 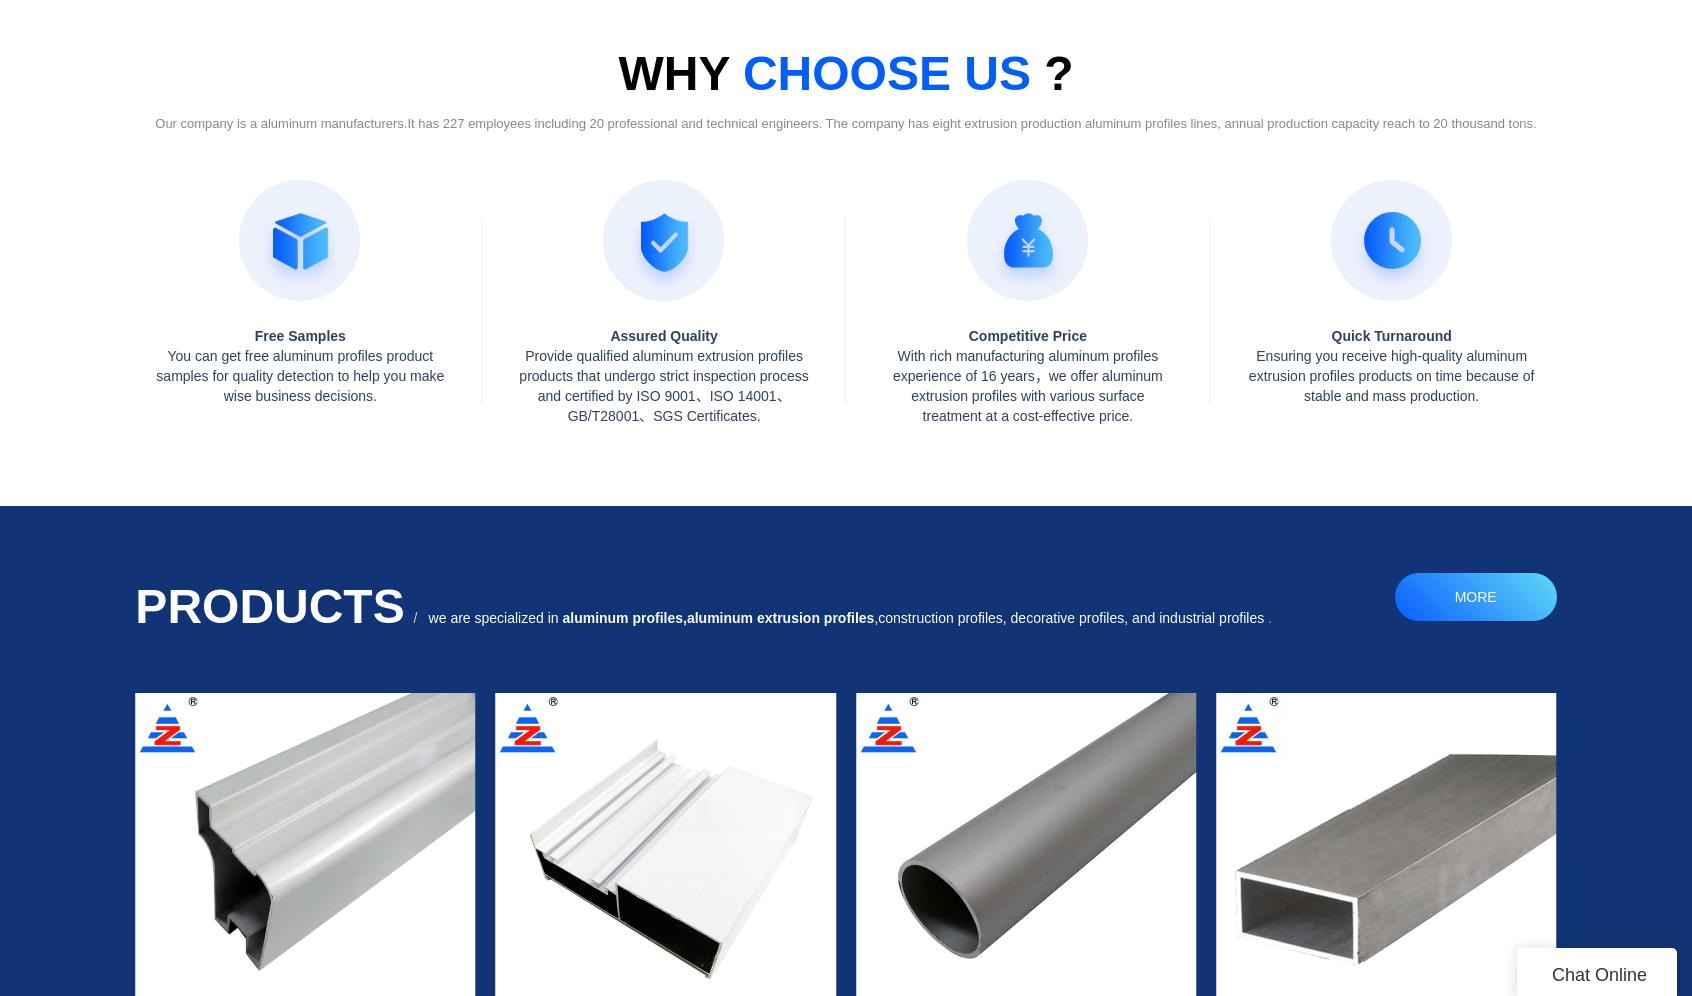 What do you see at coordinates (1026, 383) in the screenshot?
I see `'With rich manufacturing aluminum profiles experience of 16 years，we offer aluminum extrusion profiles with various surface treatment at a cost-effective price.'` at bounding box center [1026, 383].